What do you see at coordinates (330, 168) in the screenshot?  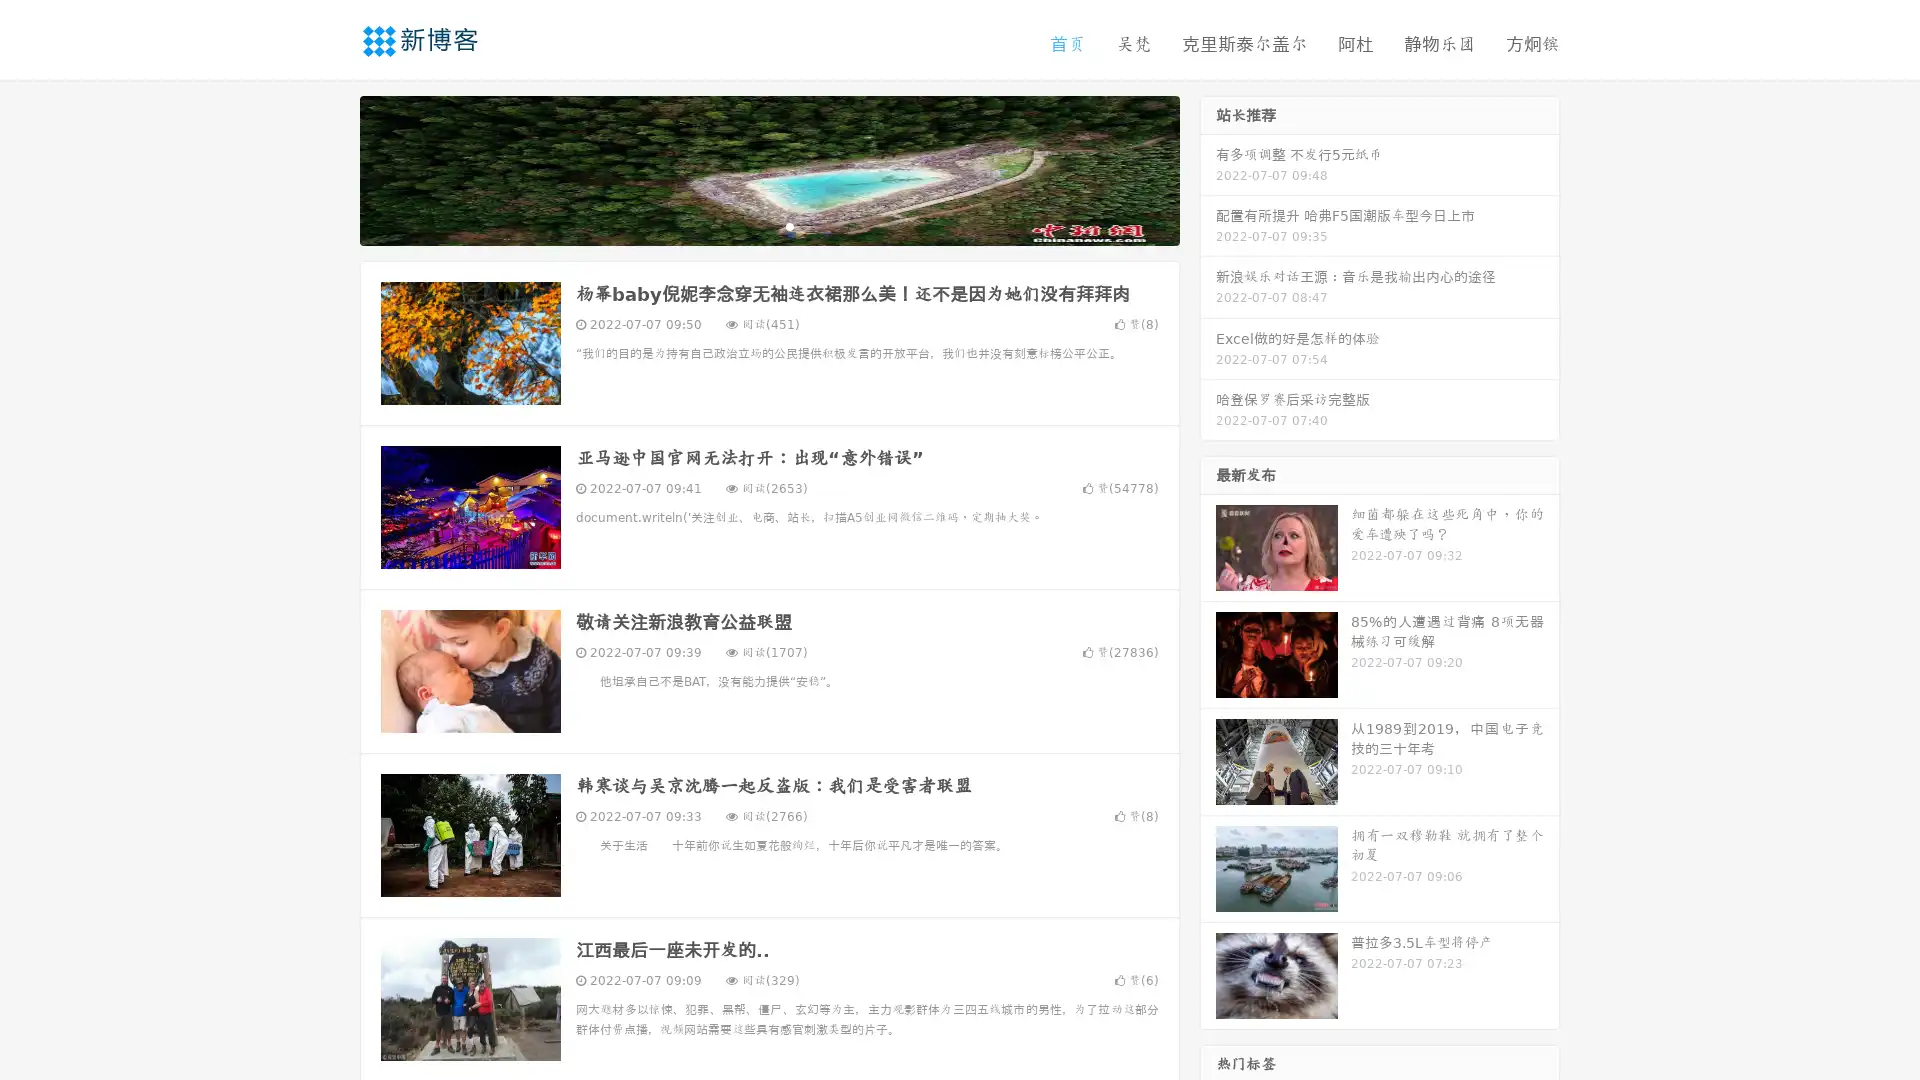 I see `Previous slide` at bounding box center [330, 168].